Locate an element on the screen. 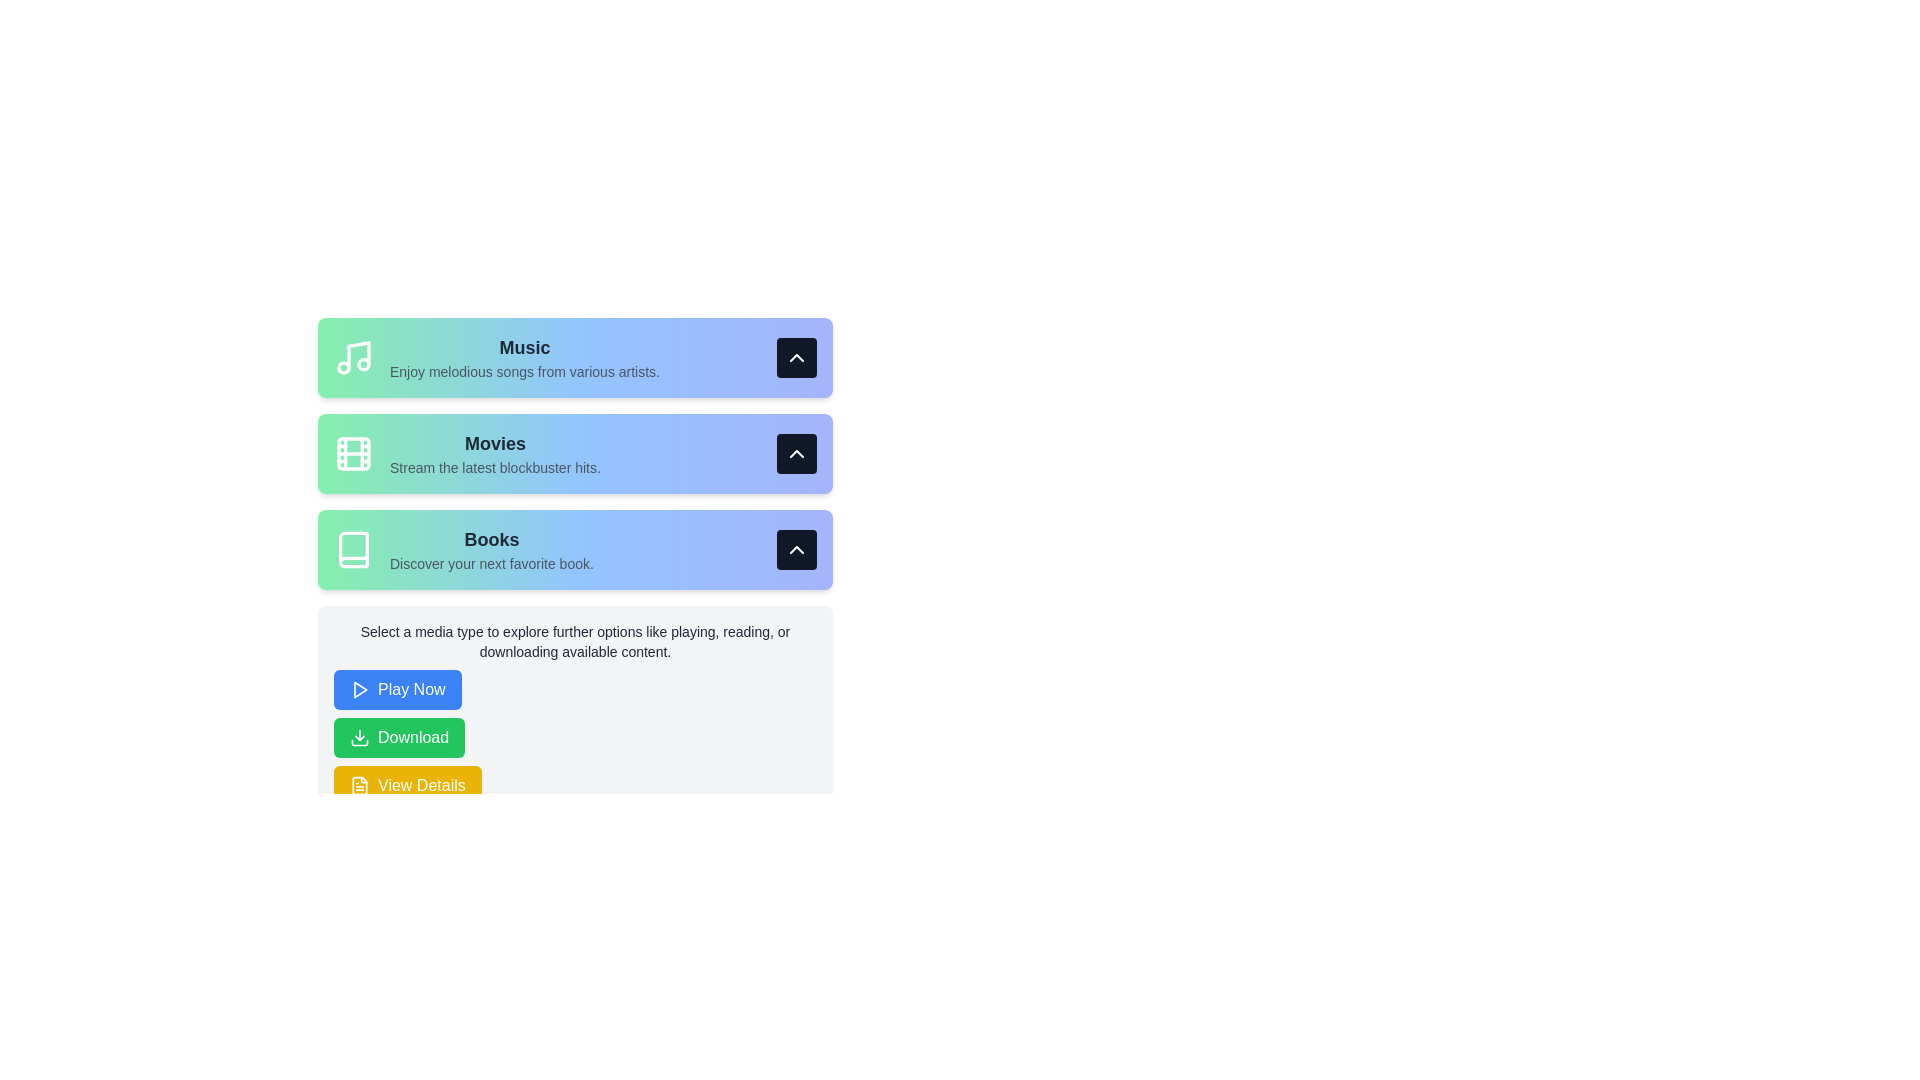  the upward-pointing chevron icon located in the 'Books' section is located at coordinates (795, 550).